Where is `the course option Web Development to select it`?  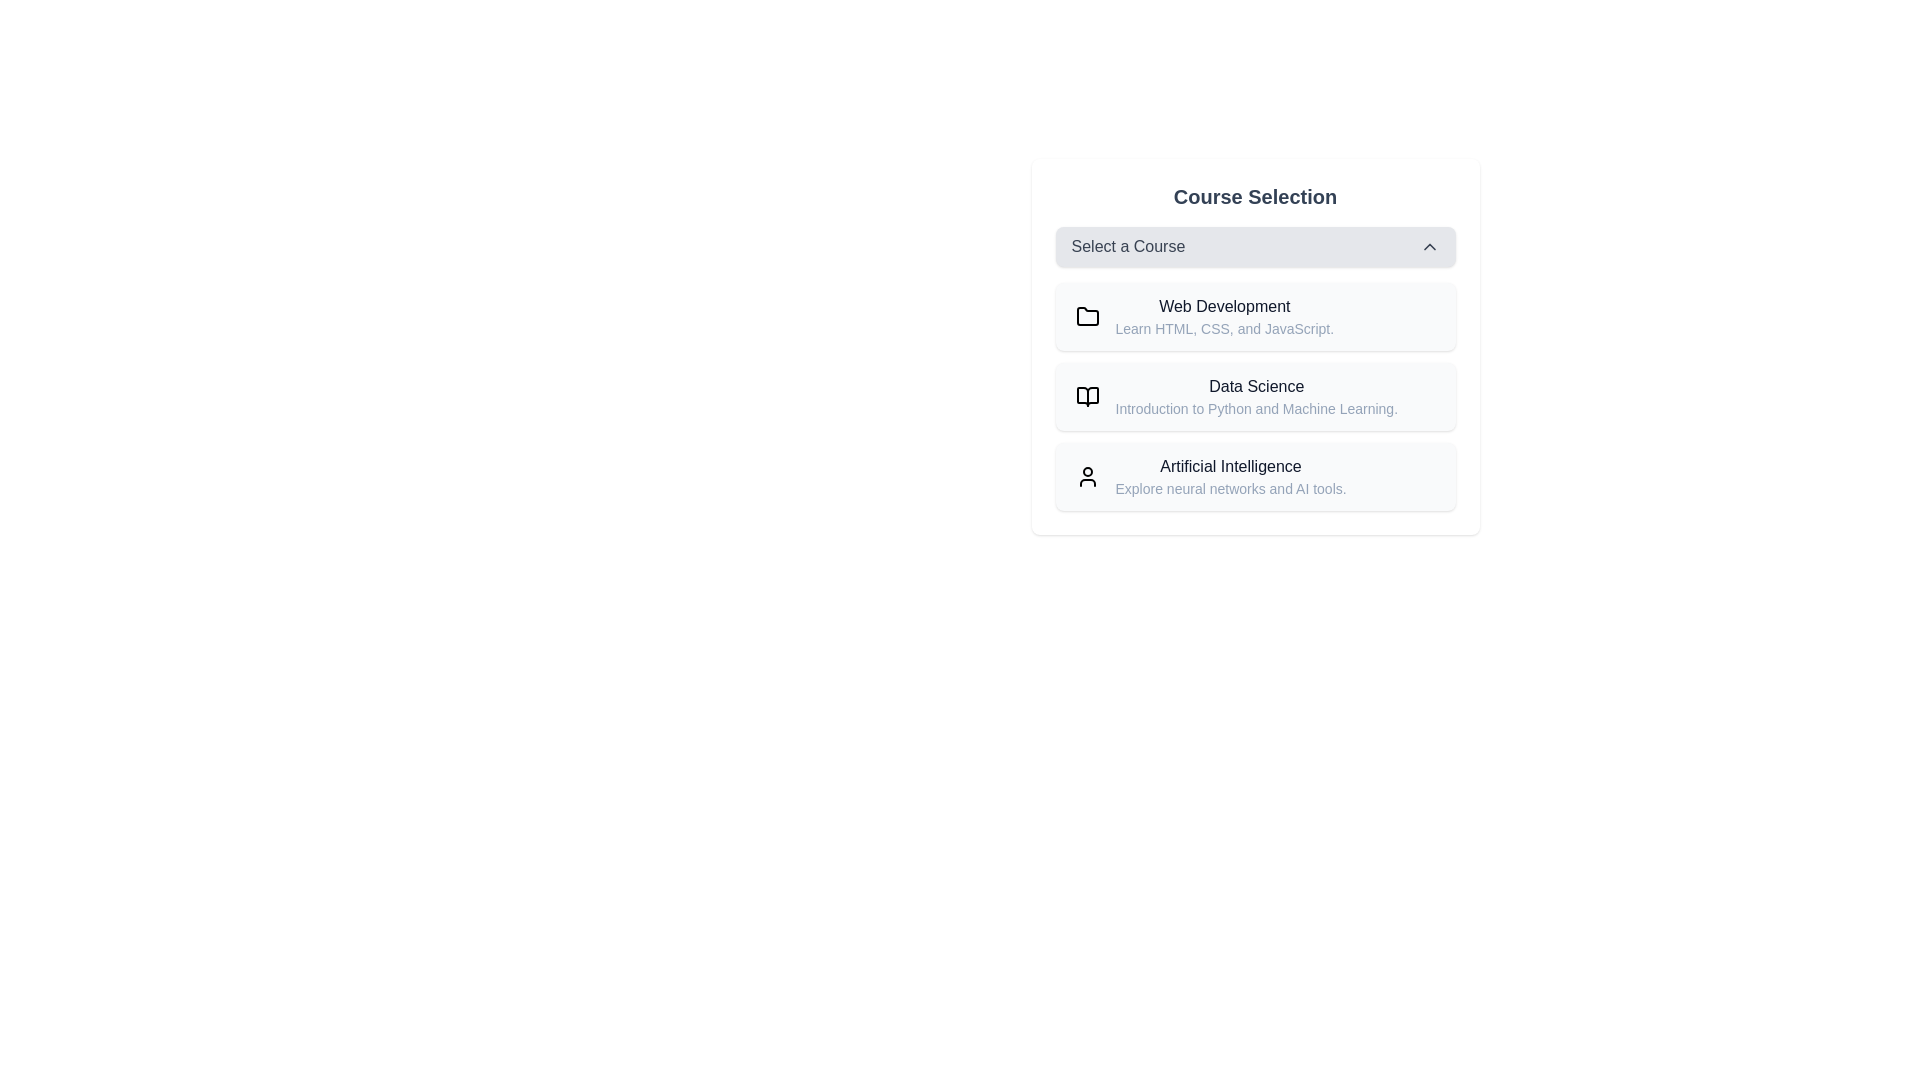
the course option Web Development to select it is located at coordinates (1254, 315).